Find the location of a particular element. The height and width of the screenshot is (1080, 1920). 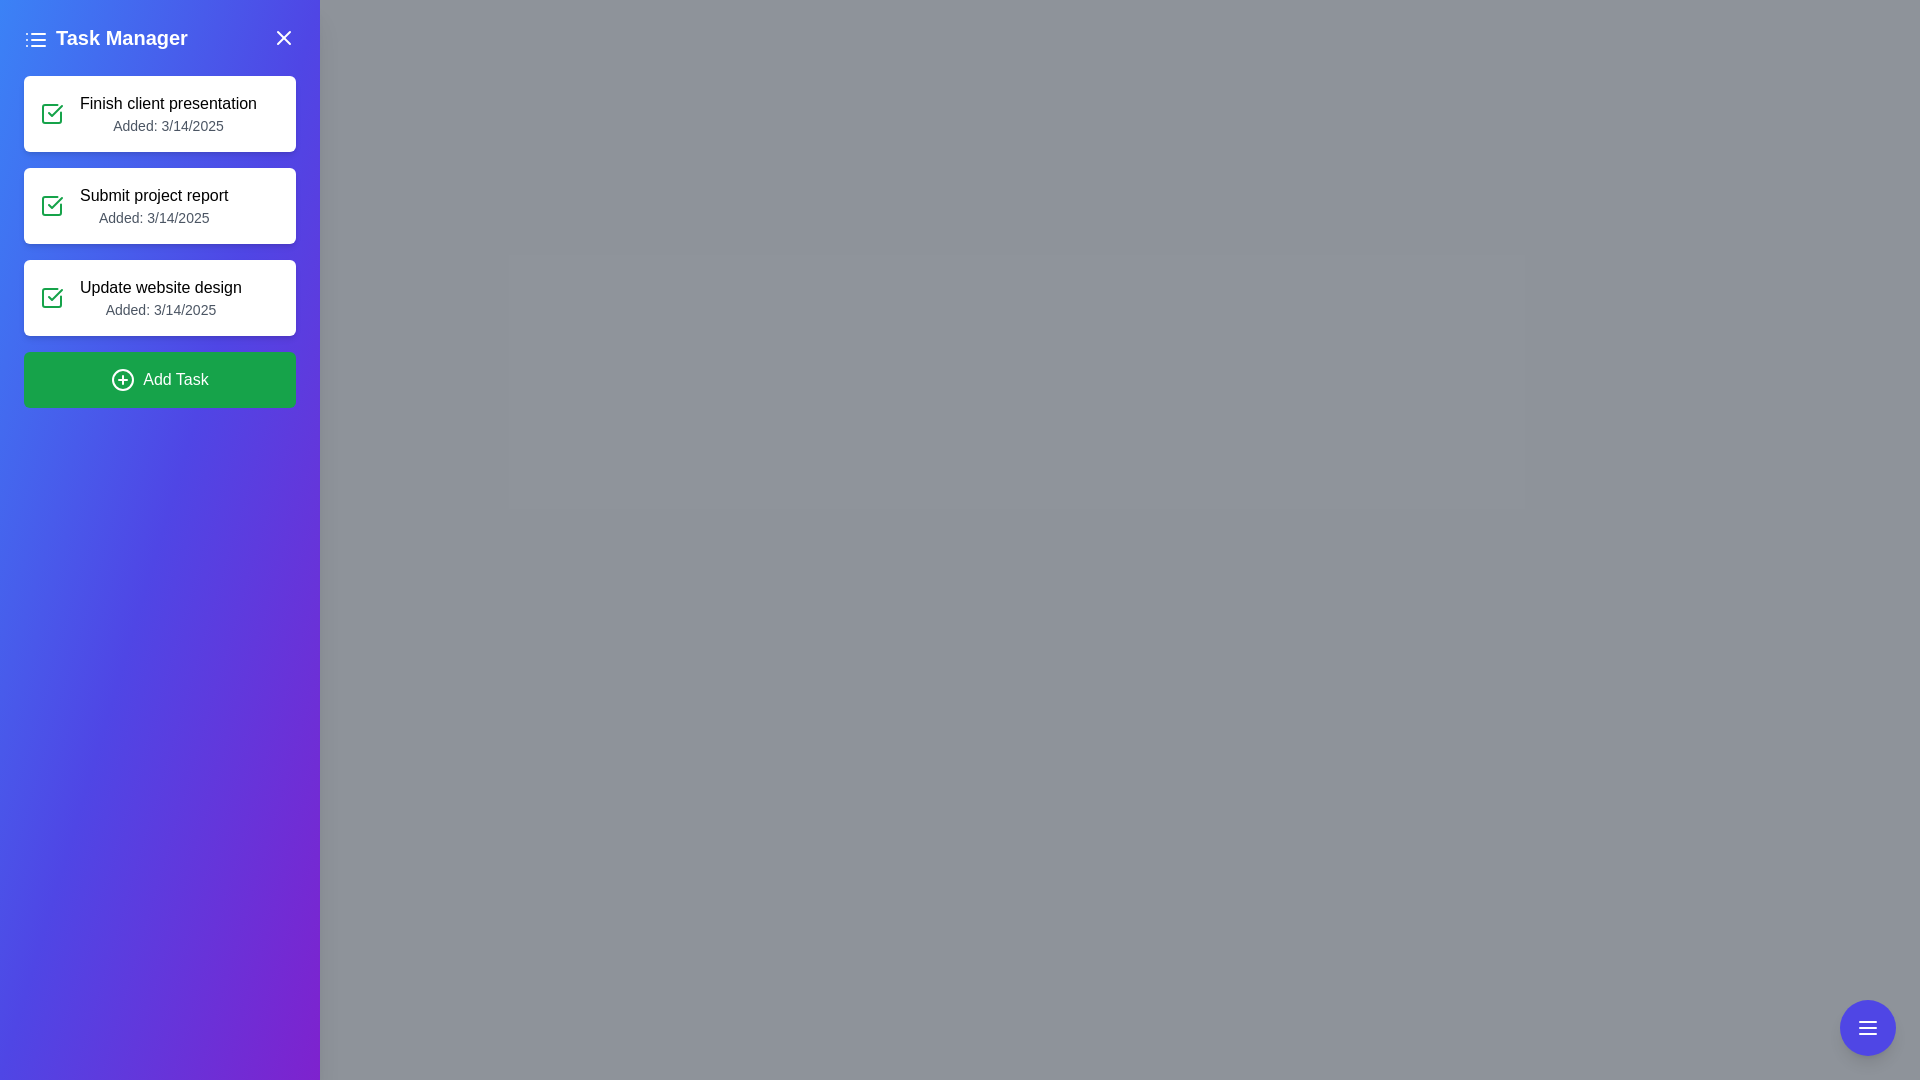

the task completion indicator icon for the 'Update website design' task is located at coordinates (52, 297).